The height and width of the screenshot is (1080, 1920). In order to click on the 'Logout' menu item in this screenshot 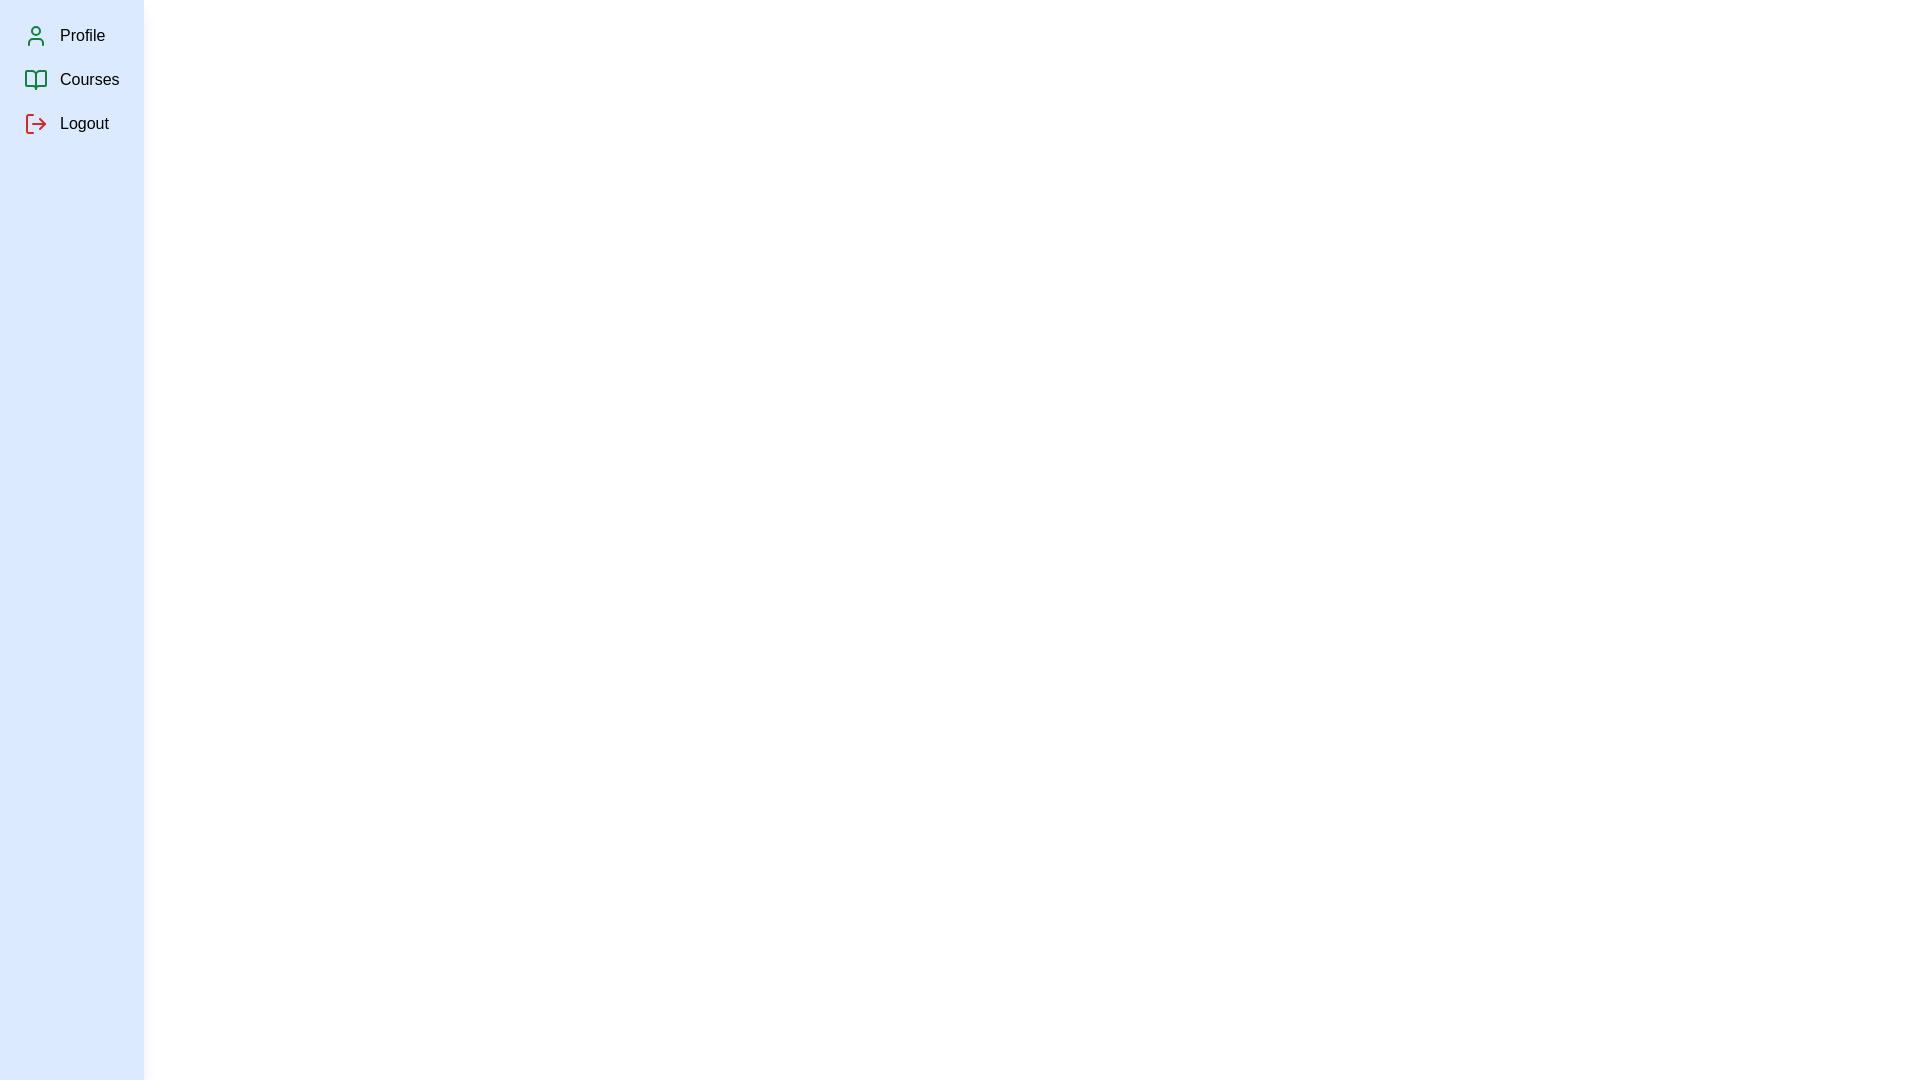, I will do `click(82, 123)`.